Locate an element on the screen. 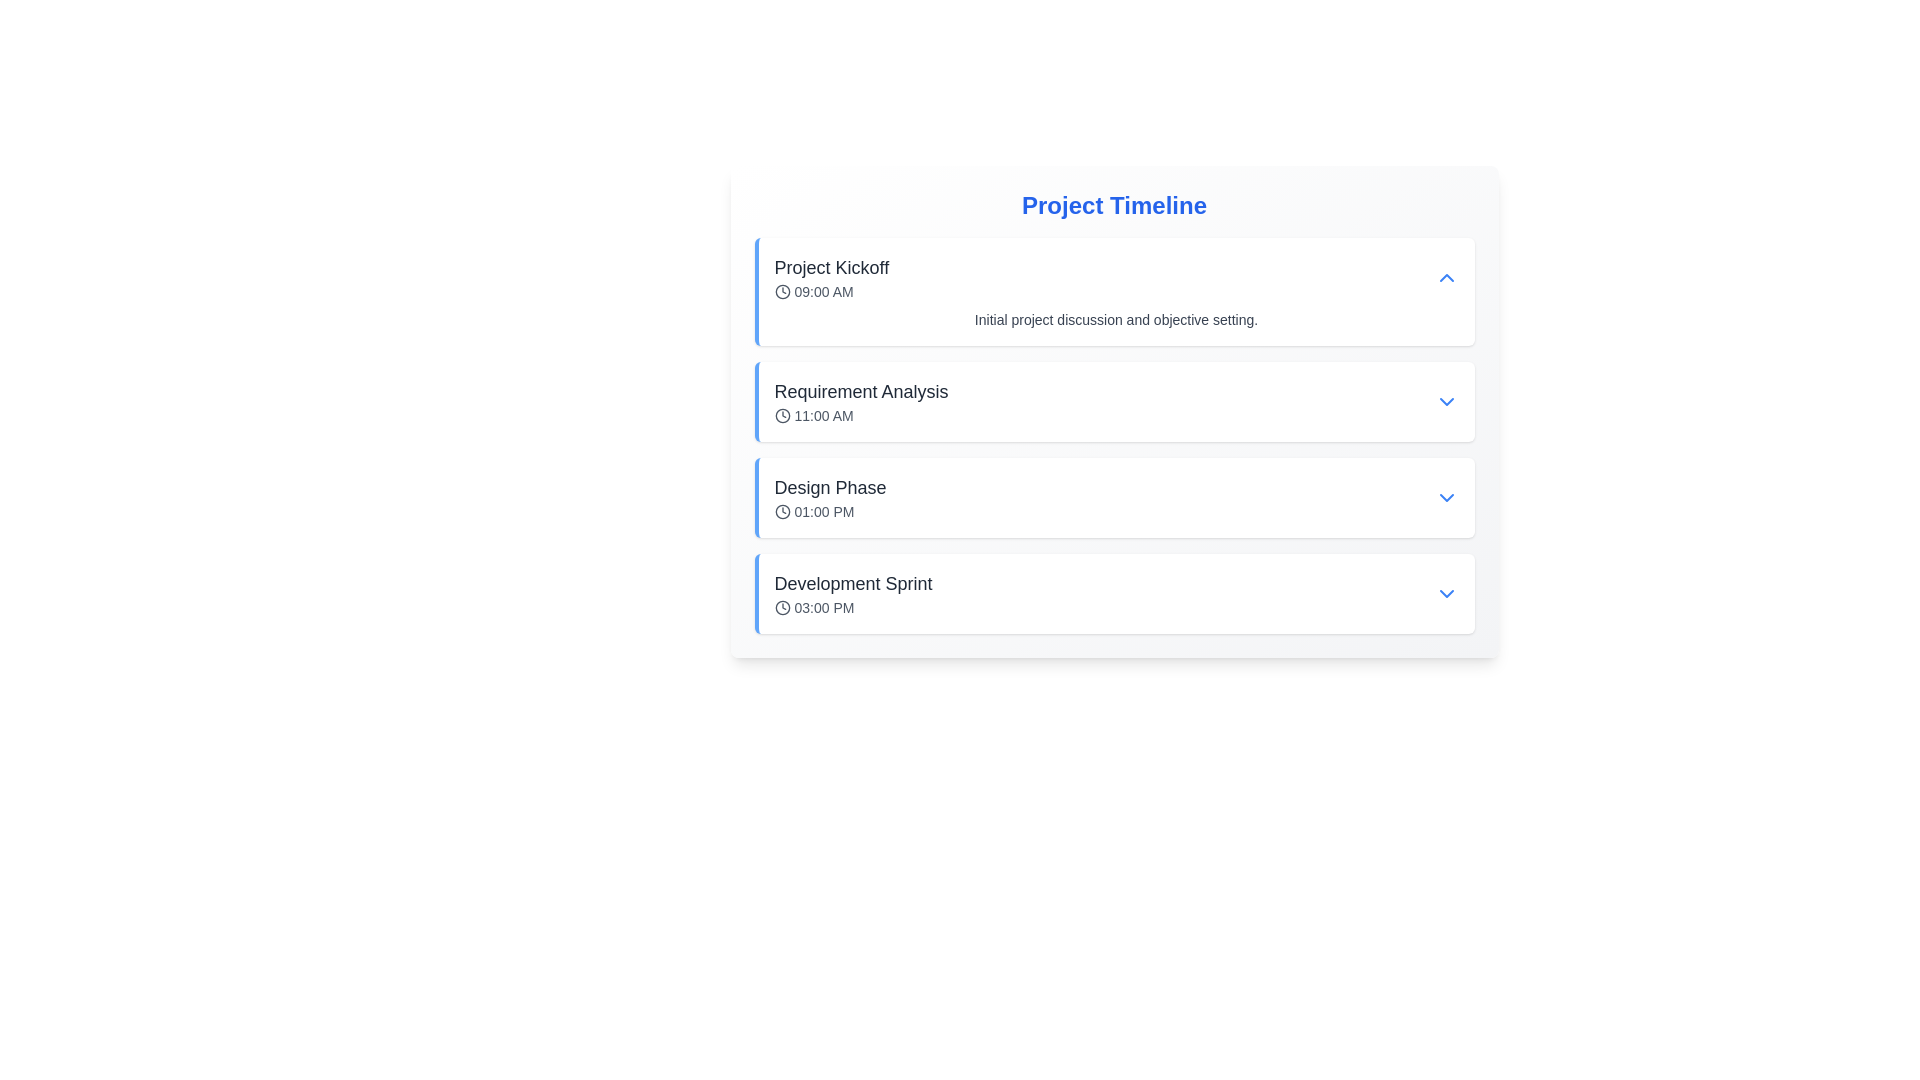 The width and height of the screenshot is (1920, 1080). the chevron on the right side of the 'Project Kickoff' item is located at coordinates (1446, 277).